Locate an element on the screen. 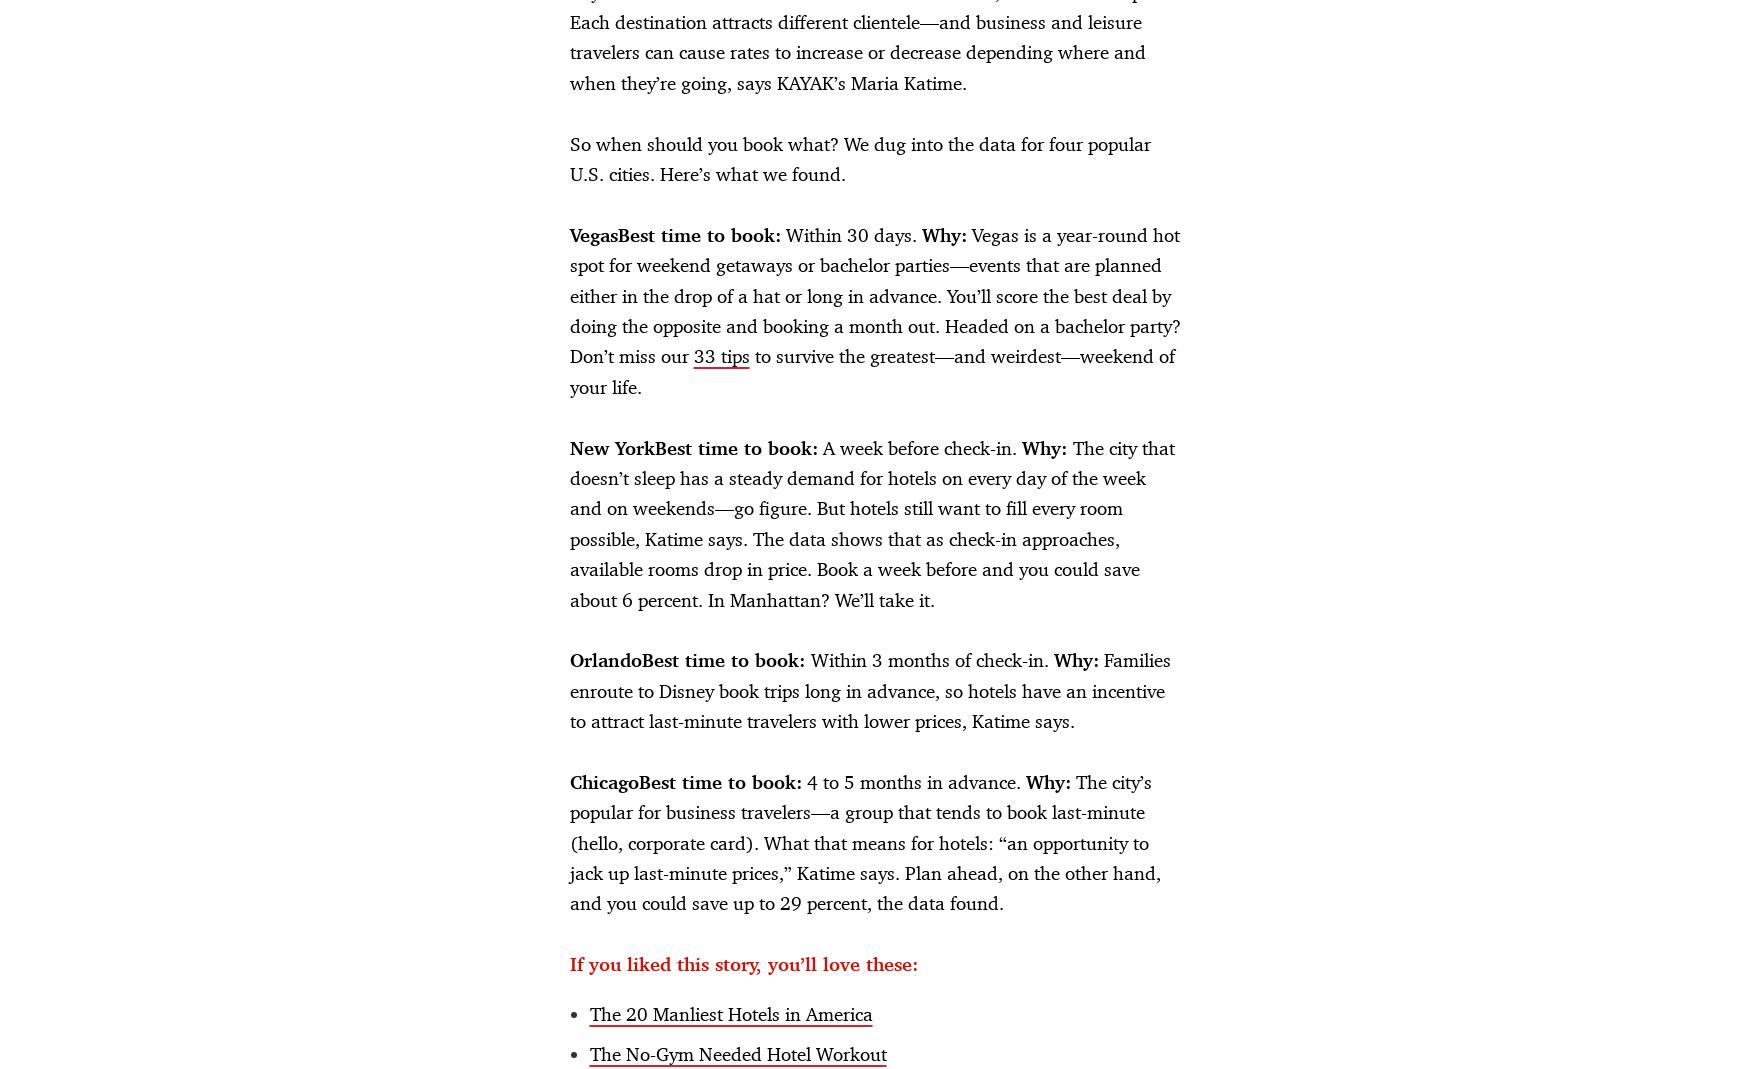 The image size is (1751, 1069). 'DAA Industry Opt Out' is located at coordinates (896, 1030).